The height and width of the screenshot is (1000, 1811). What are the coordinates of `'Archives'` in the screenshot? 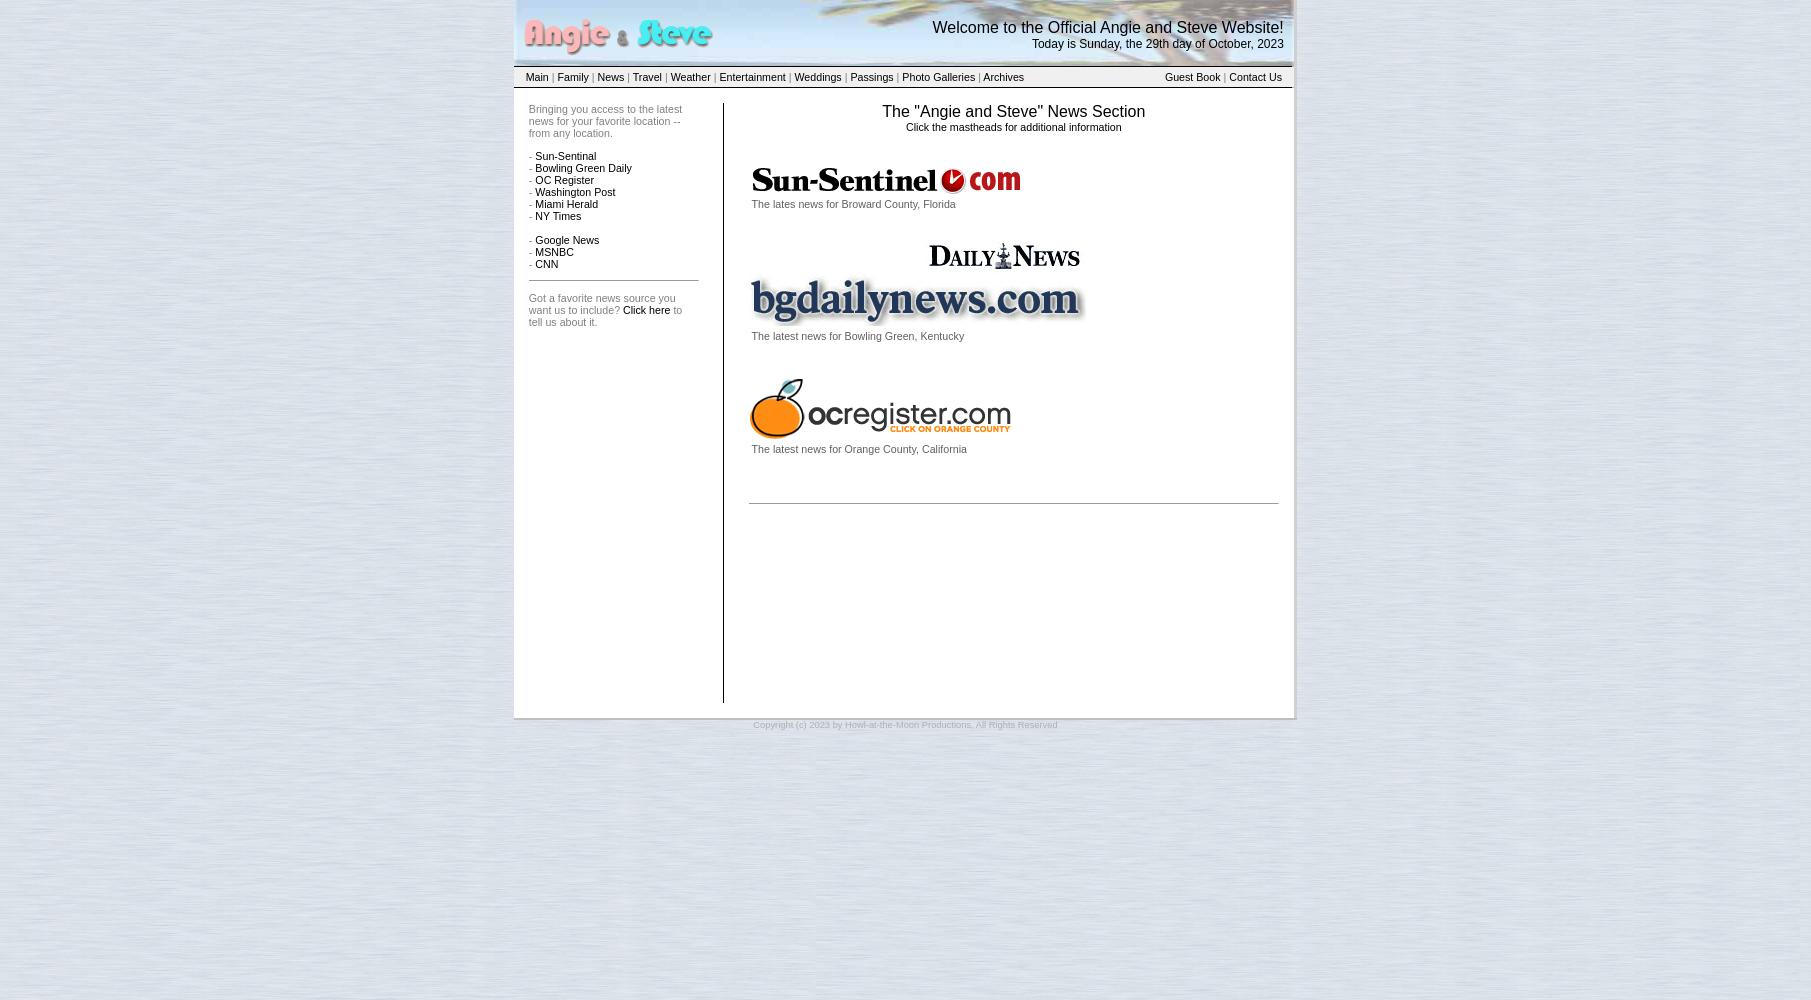 It's located at (1002, 76).